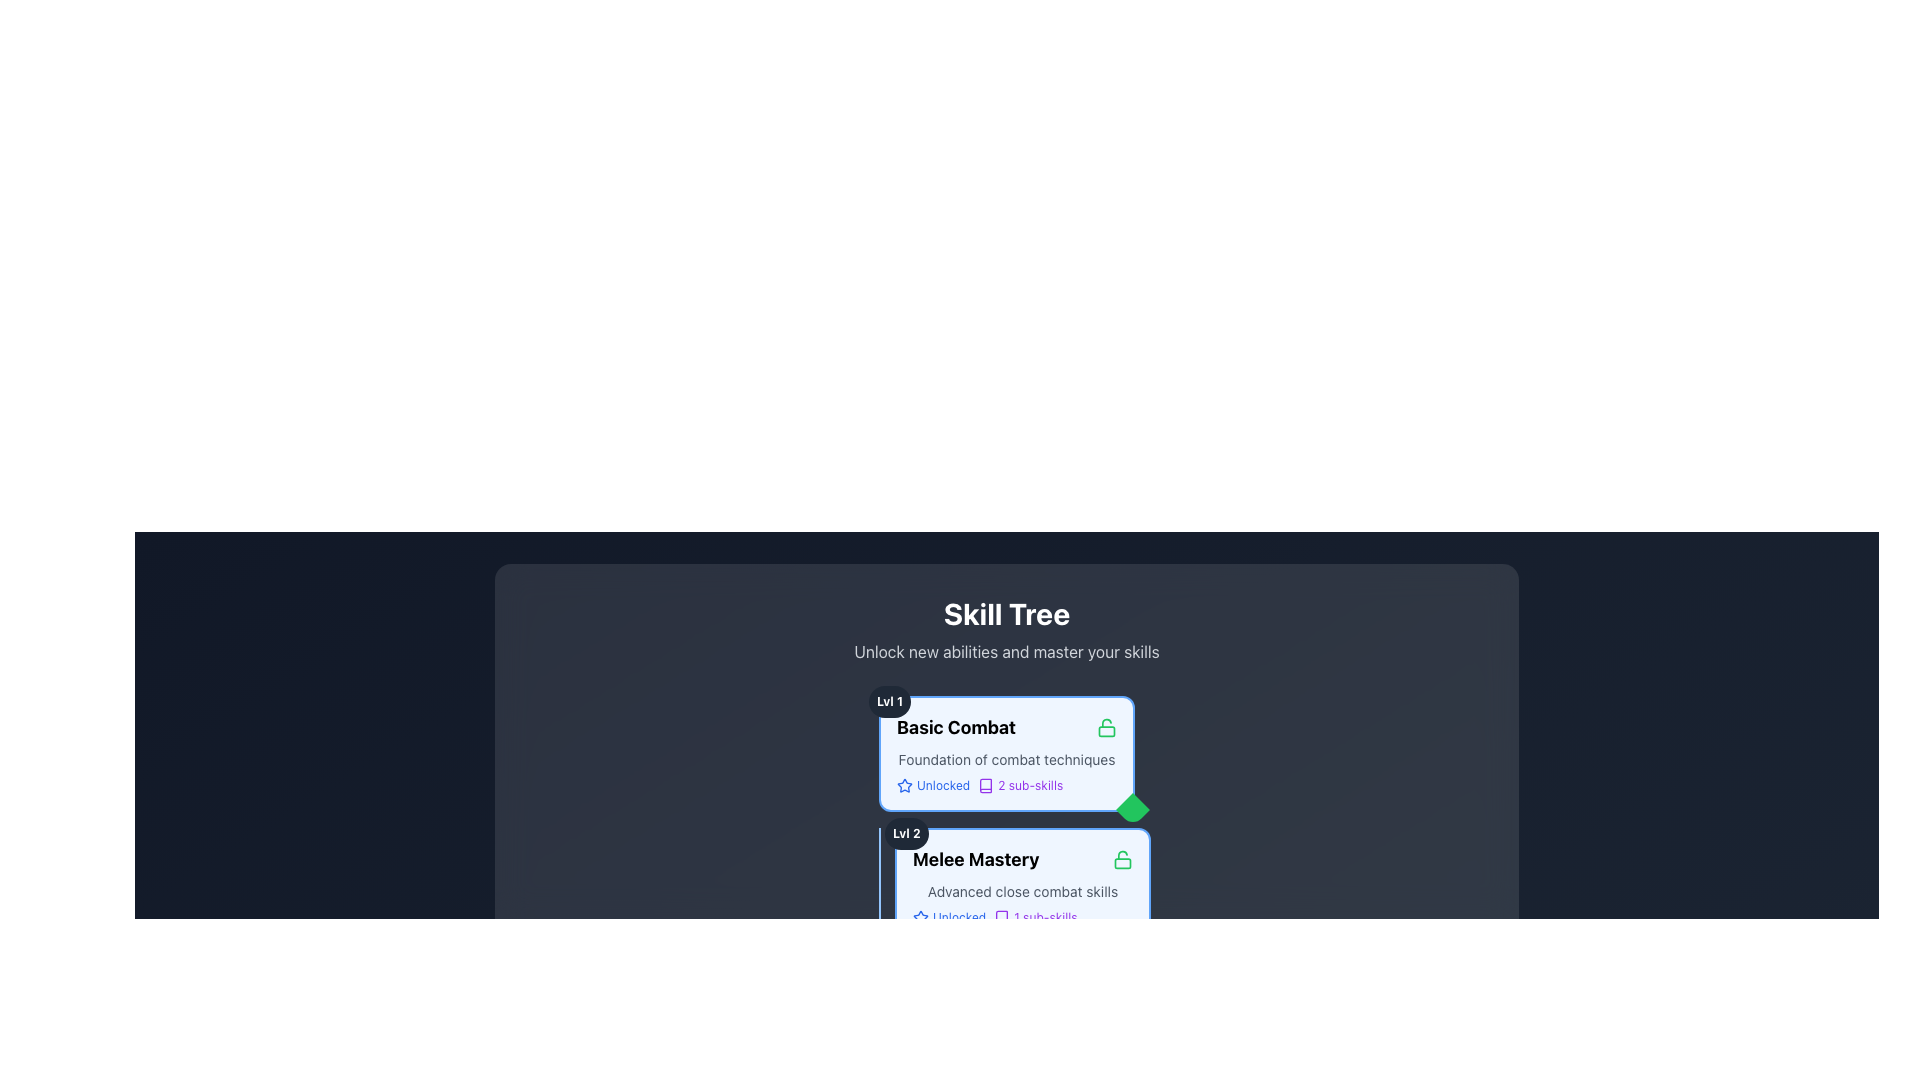  What do you see at coordinates (1007, 753) in the screenshot?
I see `header and description of the first skill card in the skill tree interface, which displays information about the basic combat skill and its current status` at bounding box center [1007, 753].